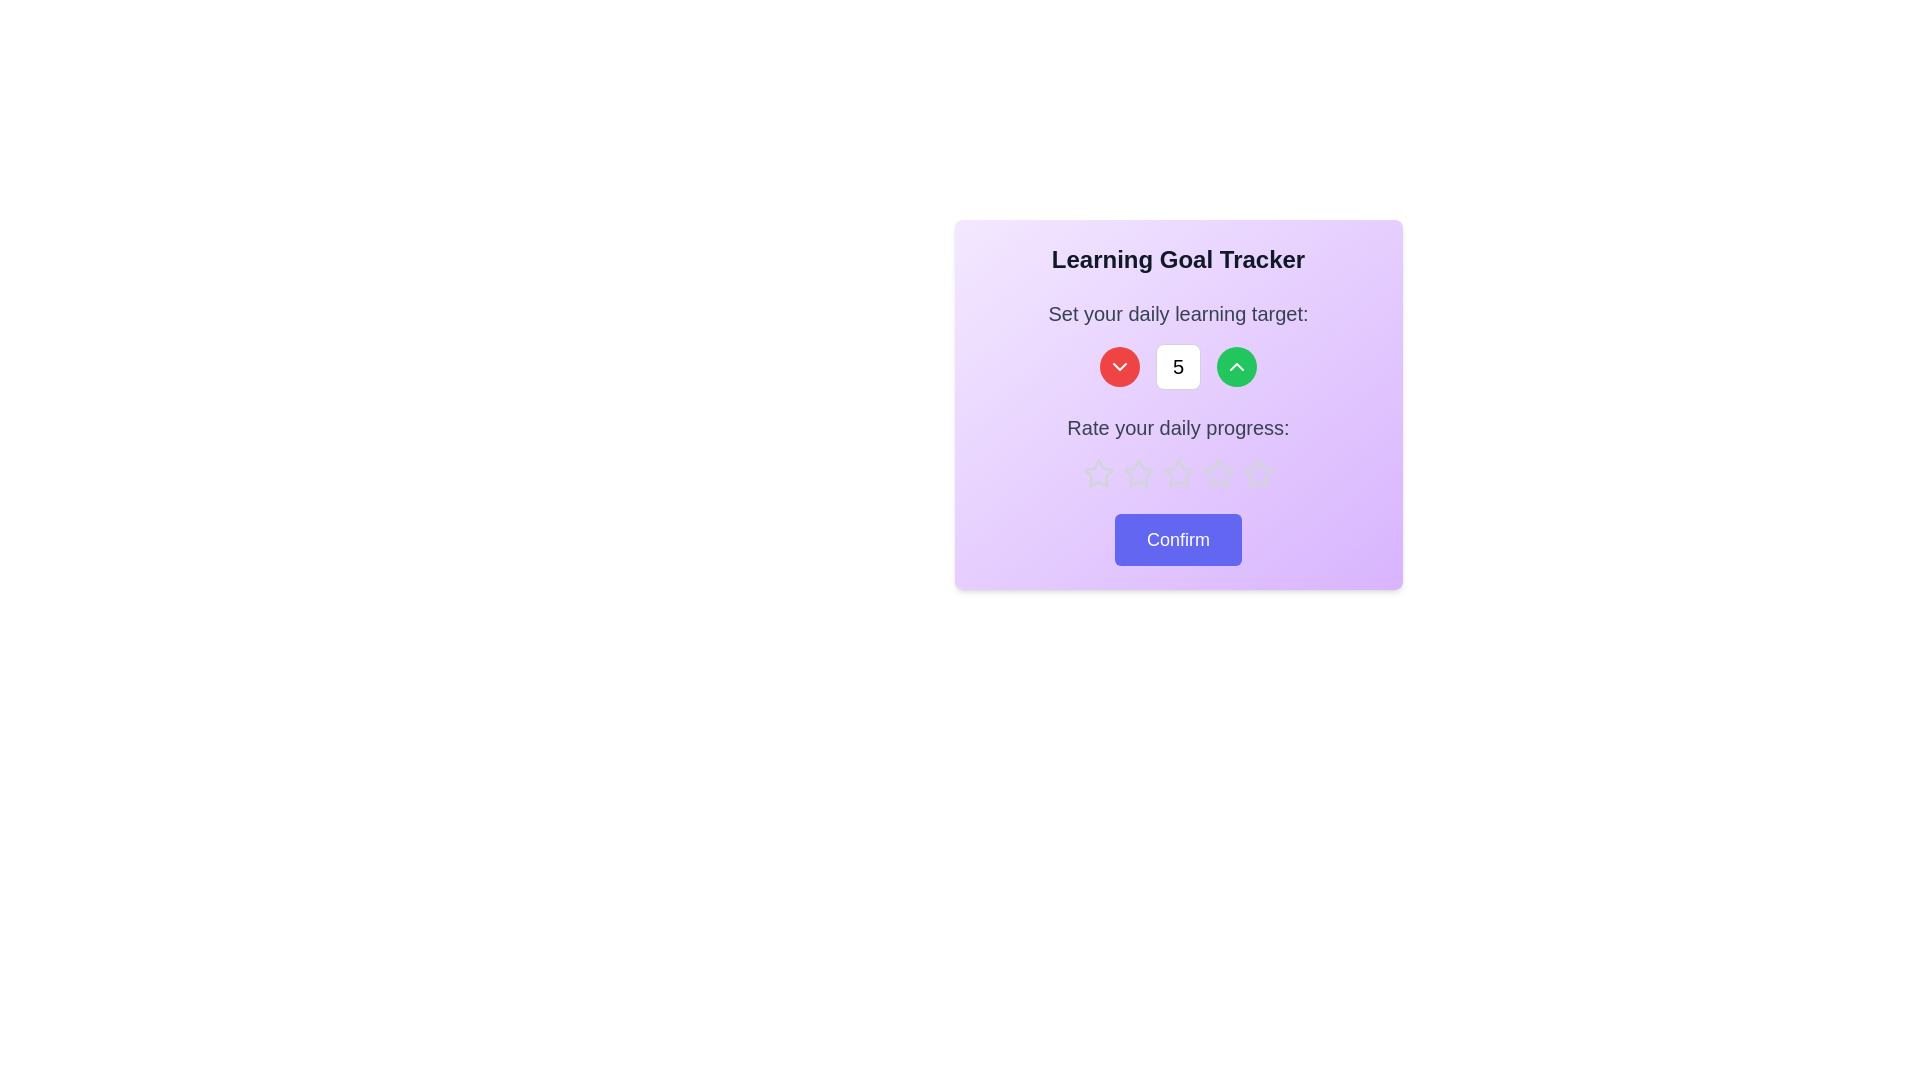  Describe the element at coordinates (1178, 366) in the screenshot. I see `current numeric value displayed in the Text display box located between the red downward arrow button and the green upward arrow button in the 'Set your daily learning target' section` at that location.